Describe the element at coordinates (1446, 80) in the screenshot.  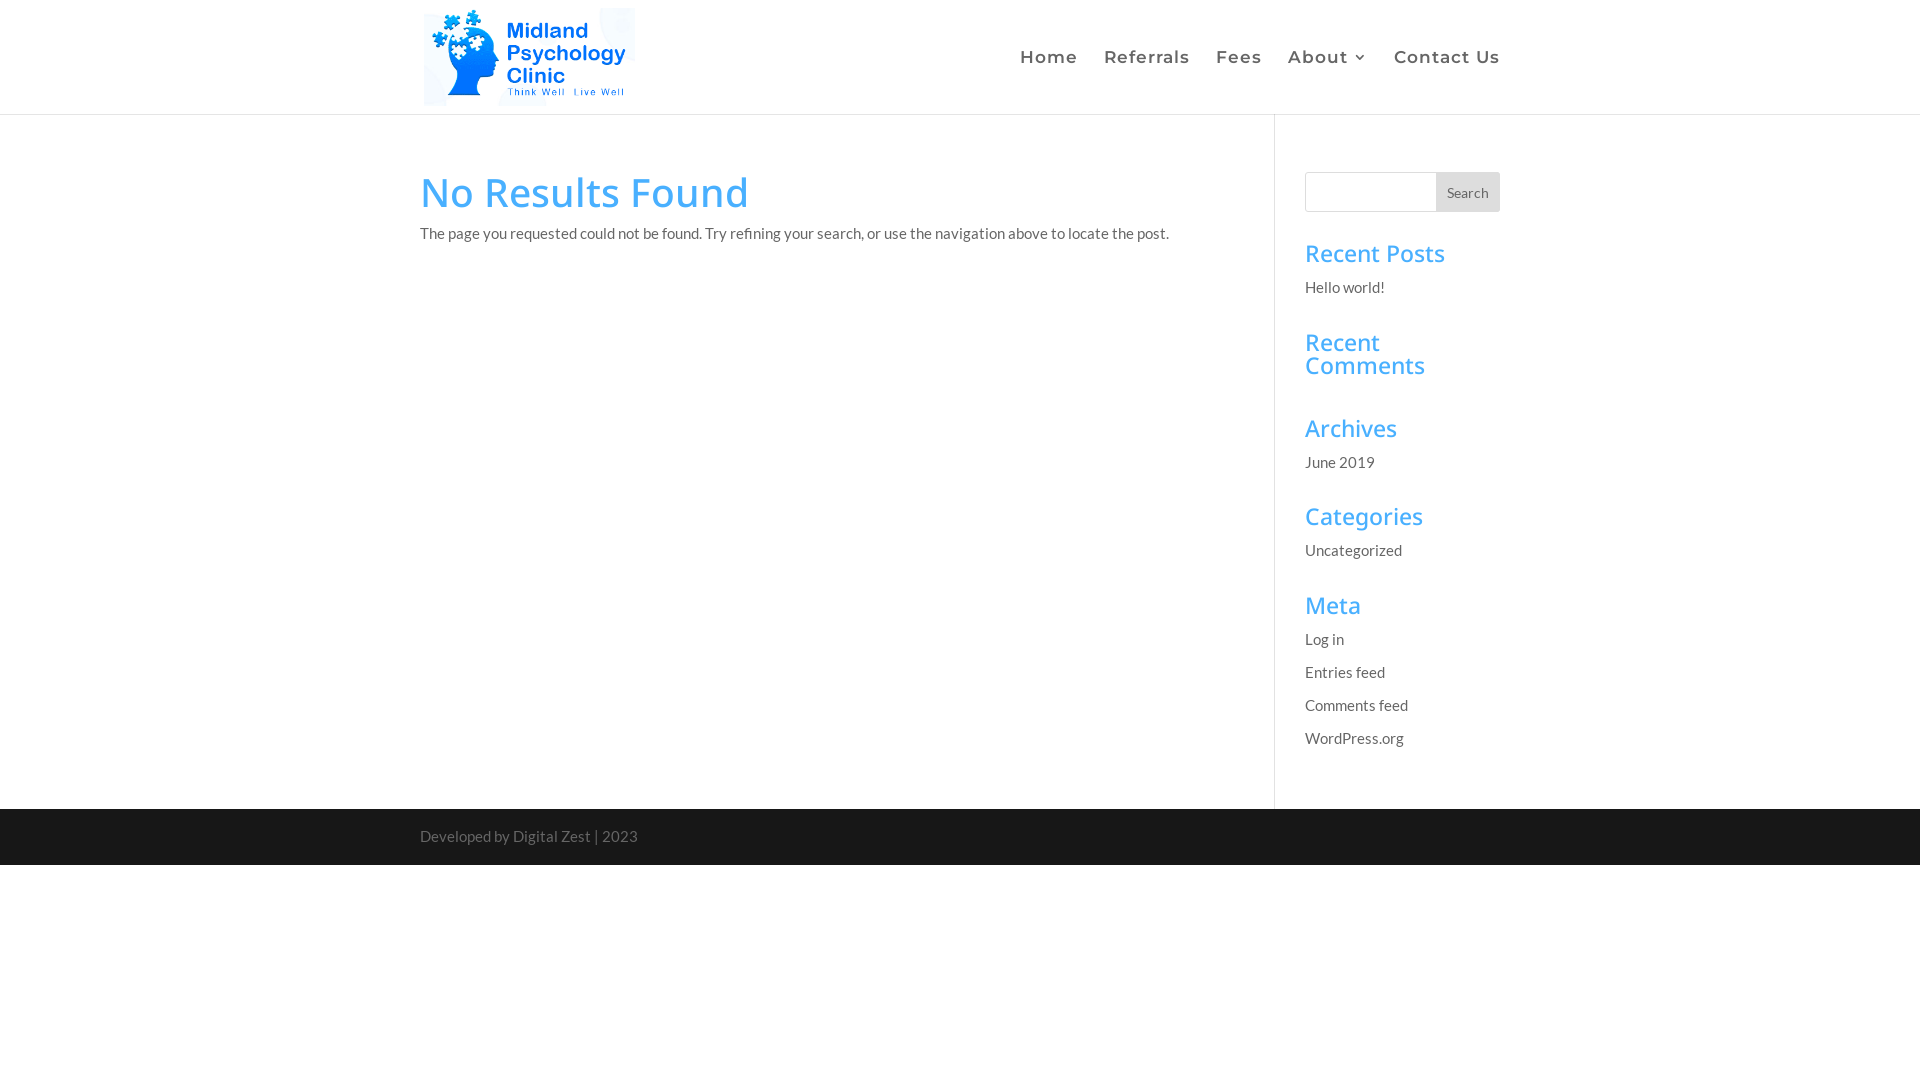
I see `'Contact Us'` at that location.